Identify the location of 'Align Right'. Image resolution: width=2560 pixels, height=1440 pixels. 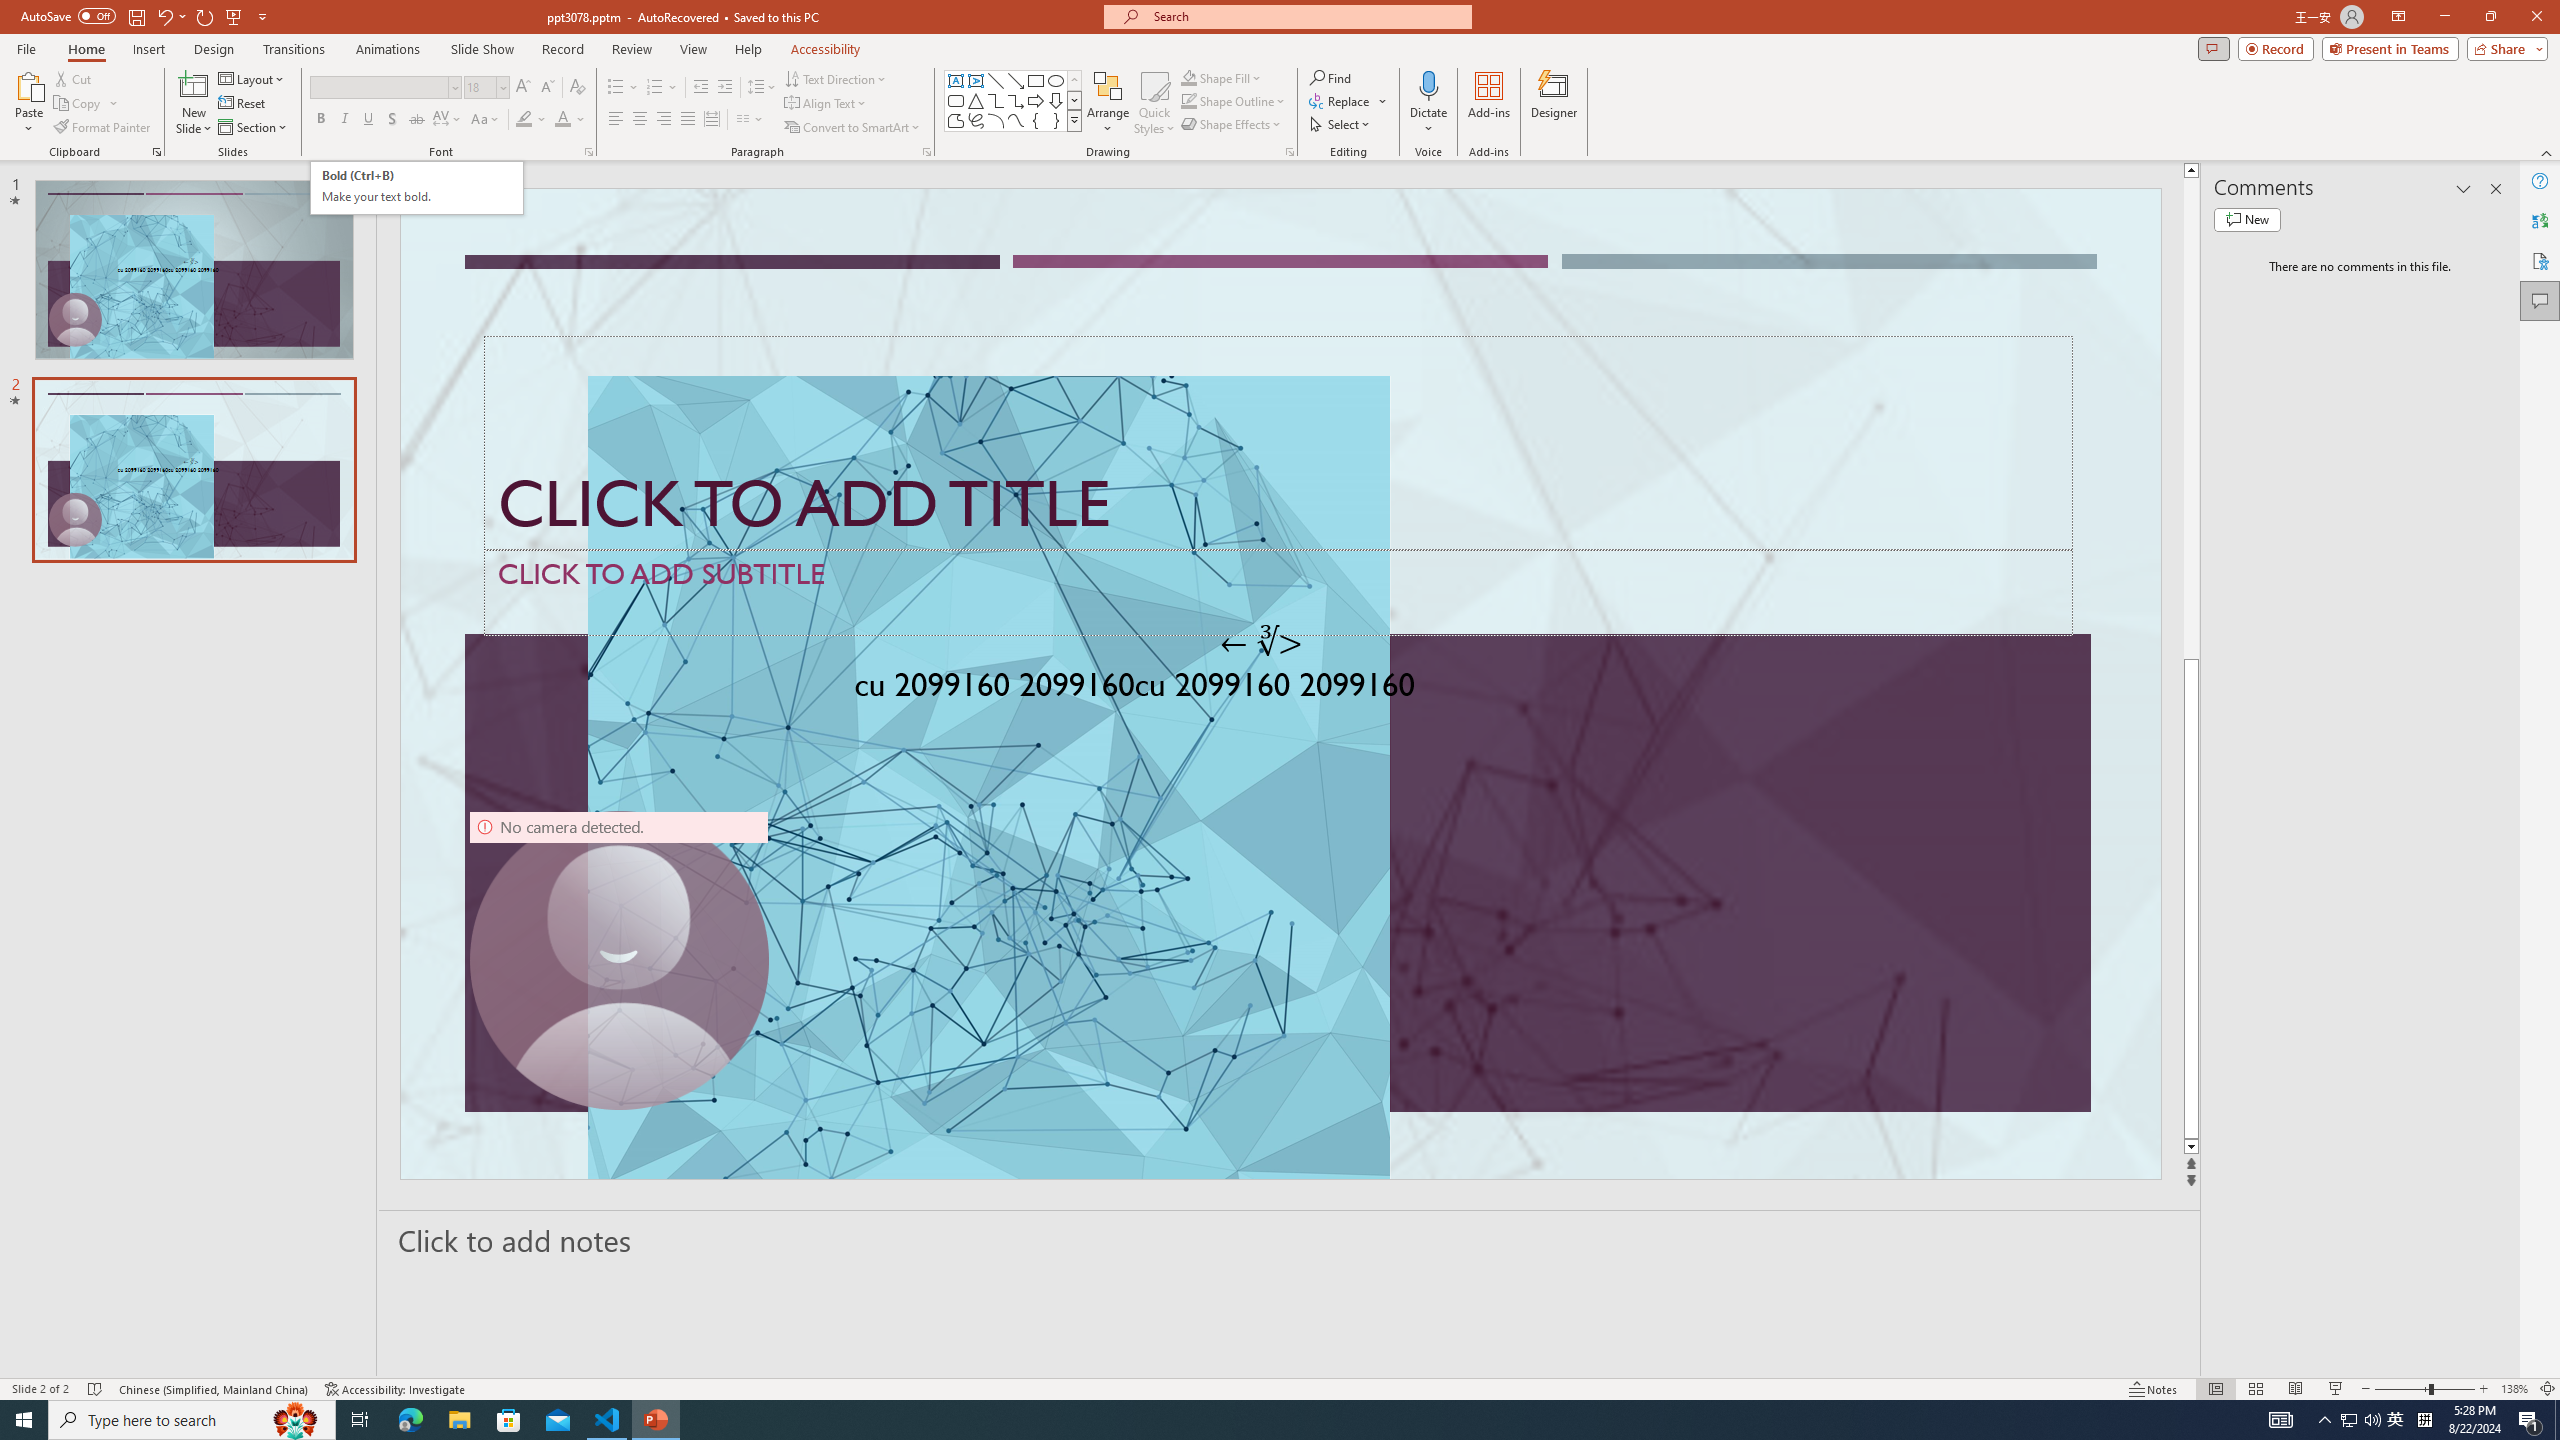
(664, 118).